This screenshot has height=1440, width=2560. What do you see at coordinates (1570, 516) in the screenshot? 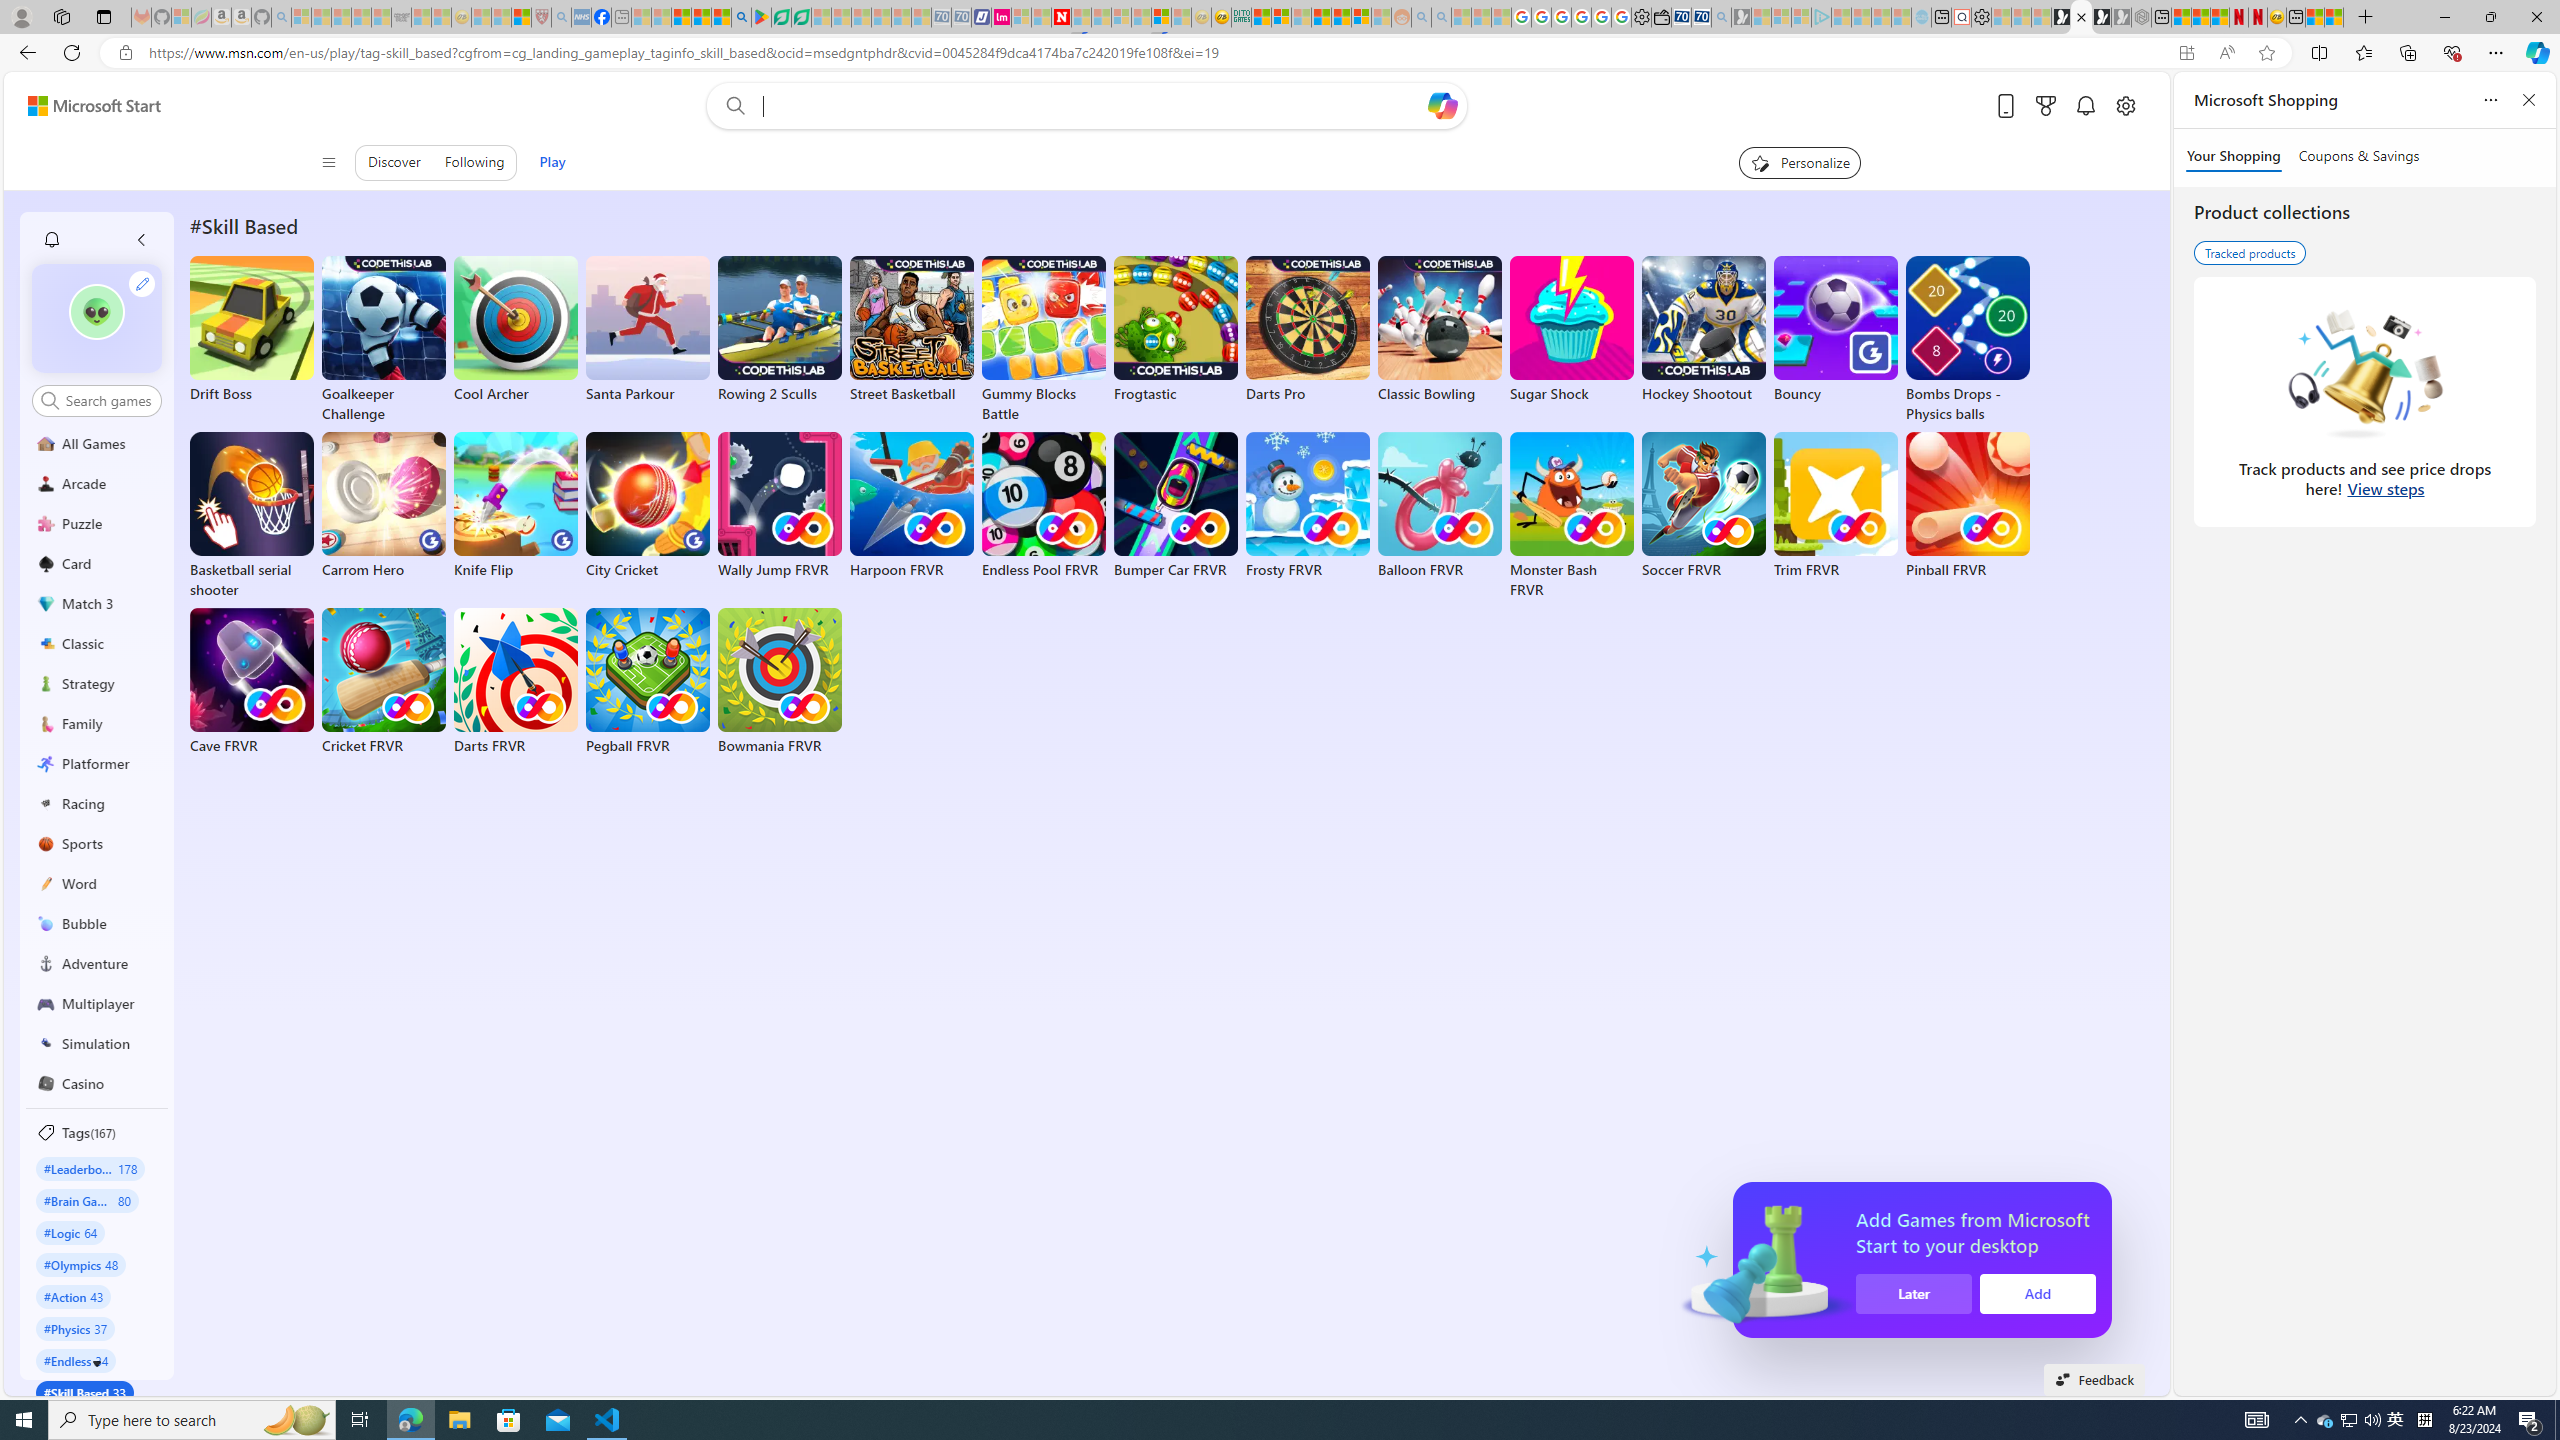
I see `'Monster Bash FRVR'` at bounding box center [1570, 516].